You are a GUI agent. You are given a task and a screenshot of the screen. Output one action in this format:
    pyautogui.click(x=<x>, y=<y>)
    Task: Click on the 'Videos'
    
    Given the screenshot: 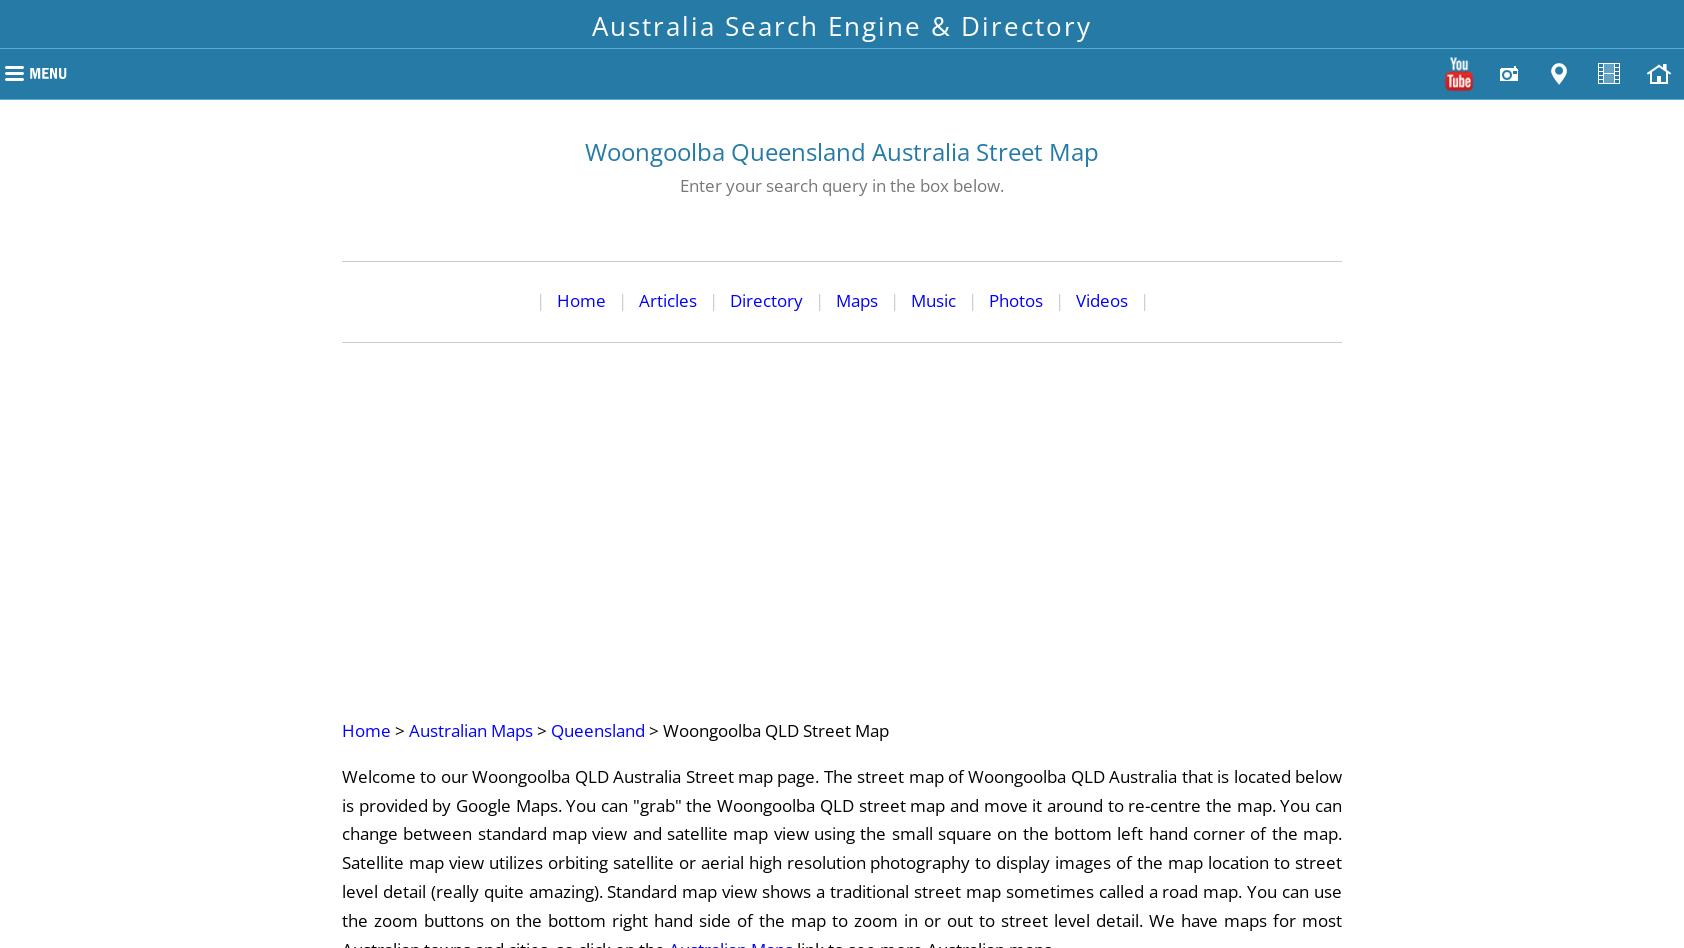 What is the action you would take?
    pyautogui.click(x=1100, y=299)
    